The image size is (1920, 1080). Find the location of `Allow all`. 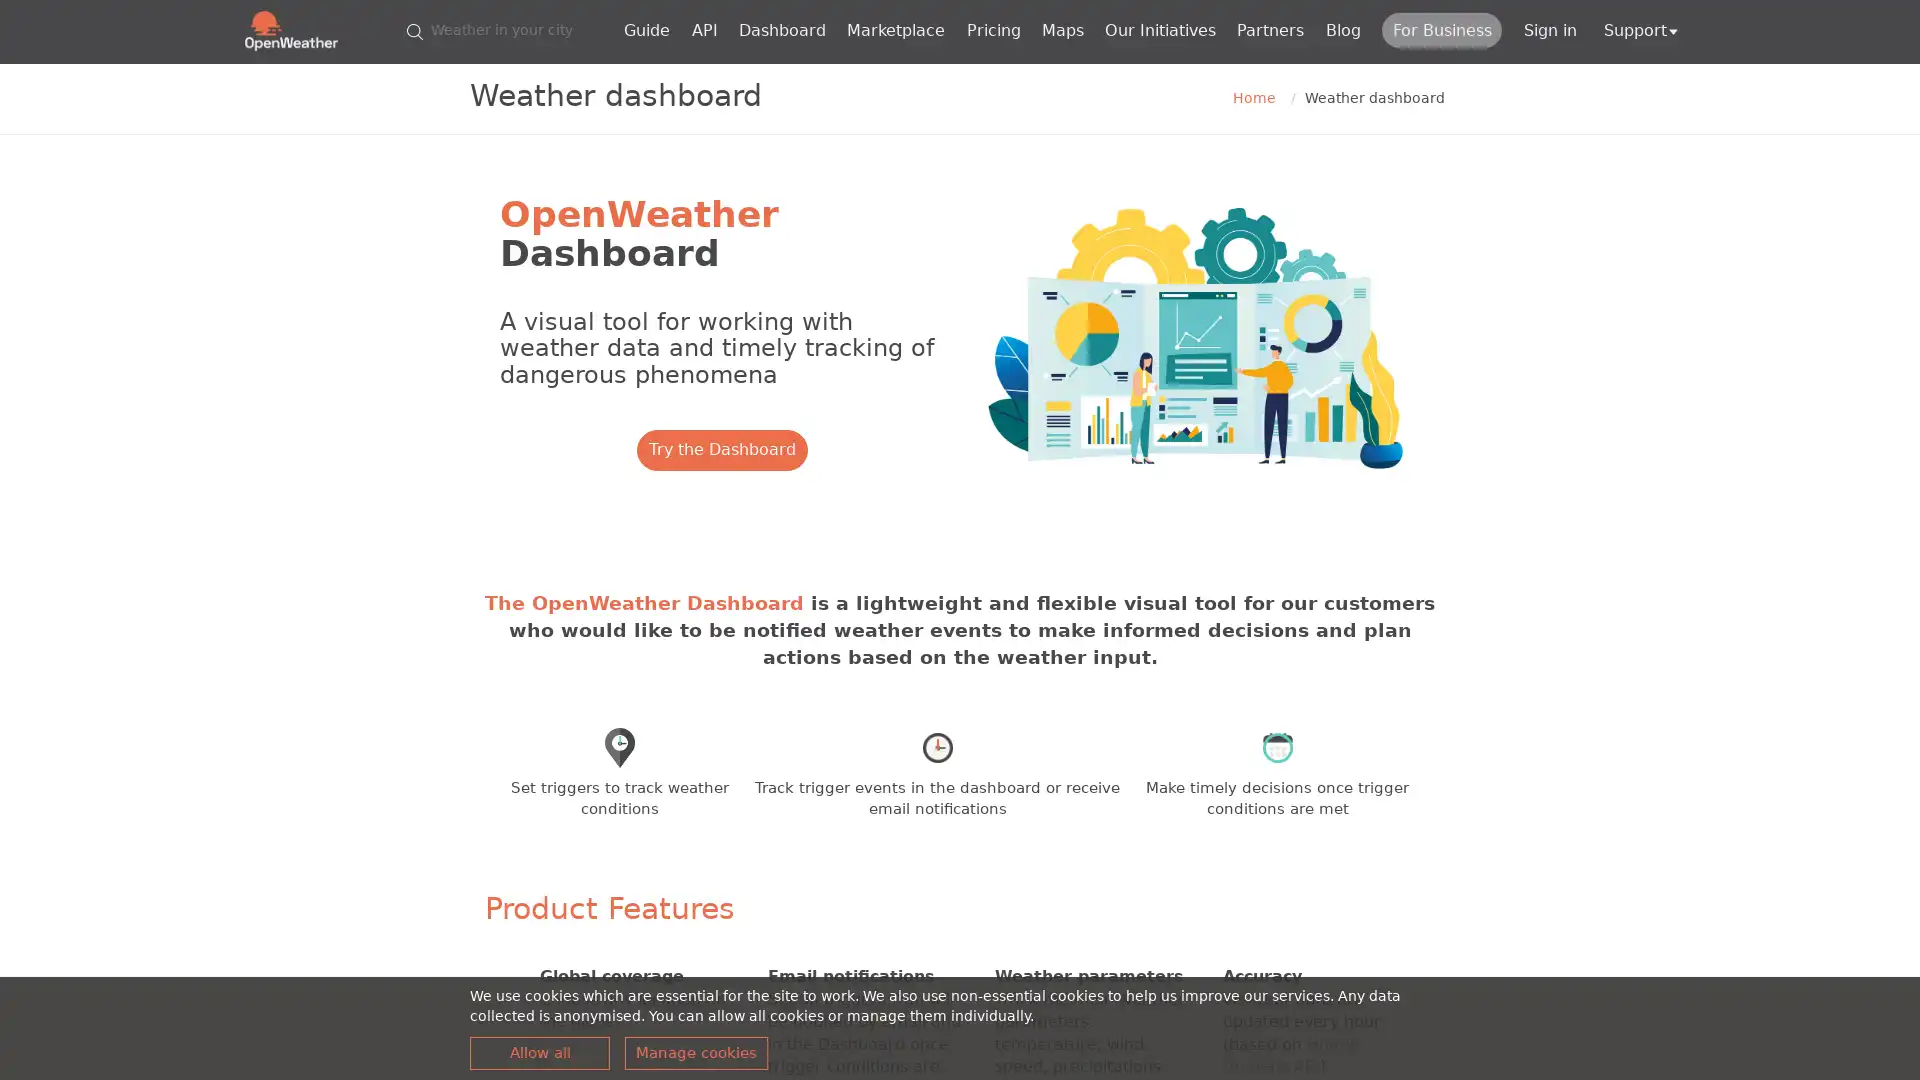

Allow all is located at coordinates (539, 1052).